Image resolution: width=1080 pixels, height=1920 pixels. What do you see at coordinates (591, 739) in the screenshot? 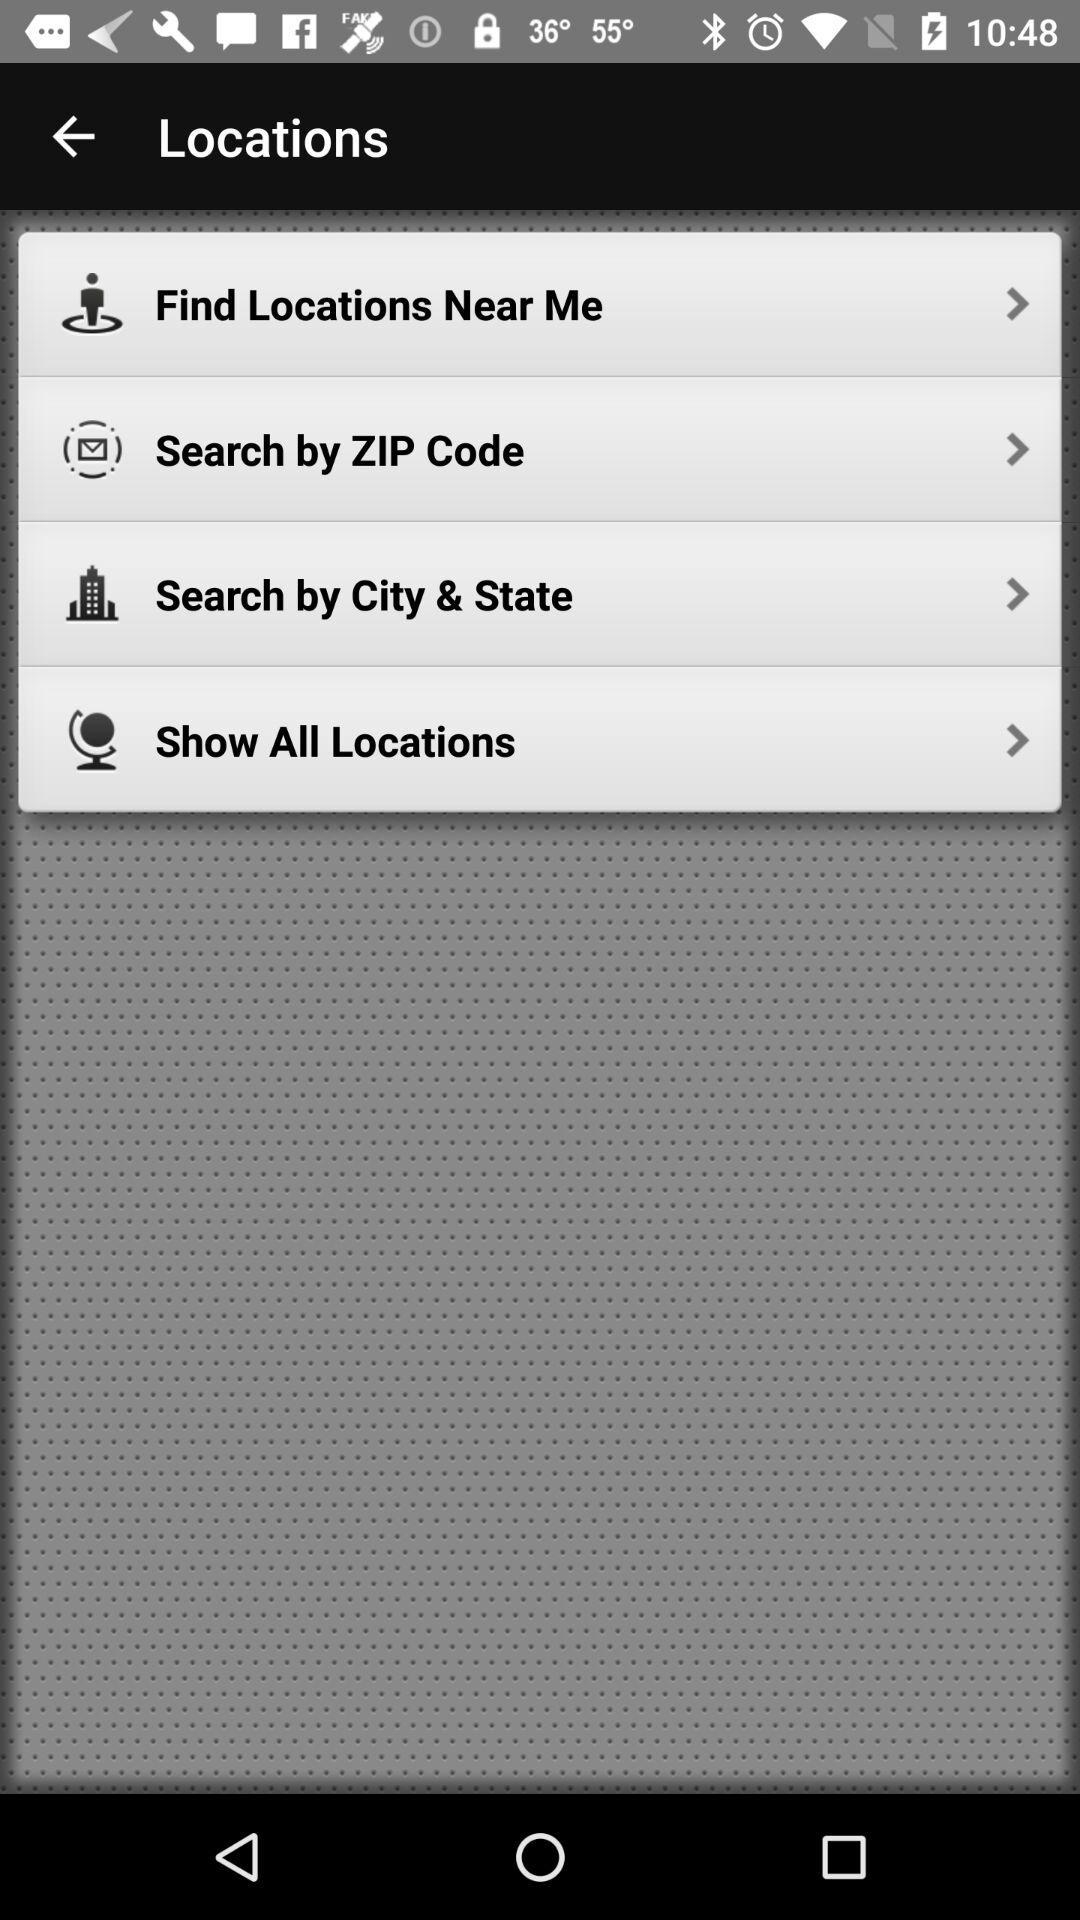
I see `show all locations at the center` at bounding box center [591, 739].